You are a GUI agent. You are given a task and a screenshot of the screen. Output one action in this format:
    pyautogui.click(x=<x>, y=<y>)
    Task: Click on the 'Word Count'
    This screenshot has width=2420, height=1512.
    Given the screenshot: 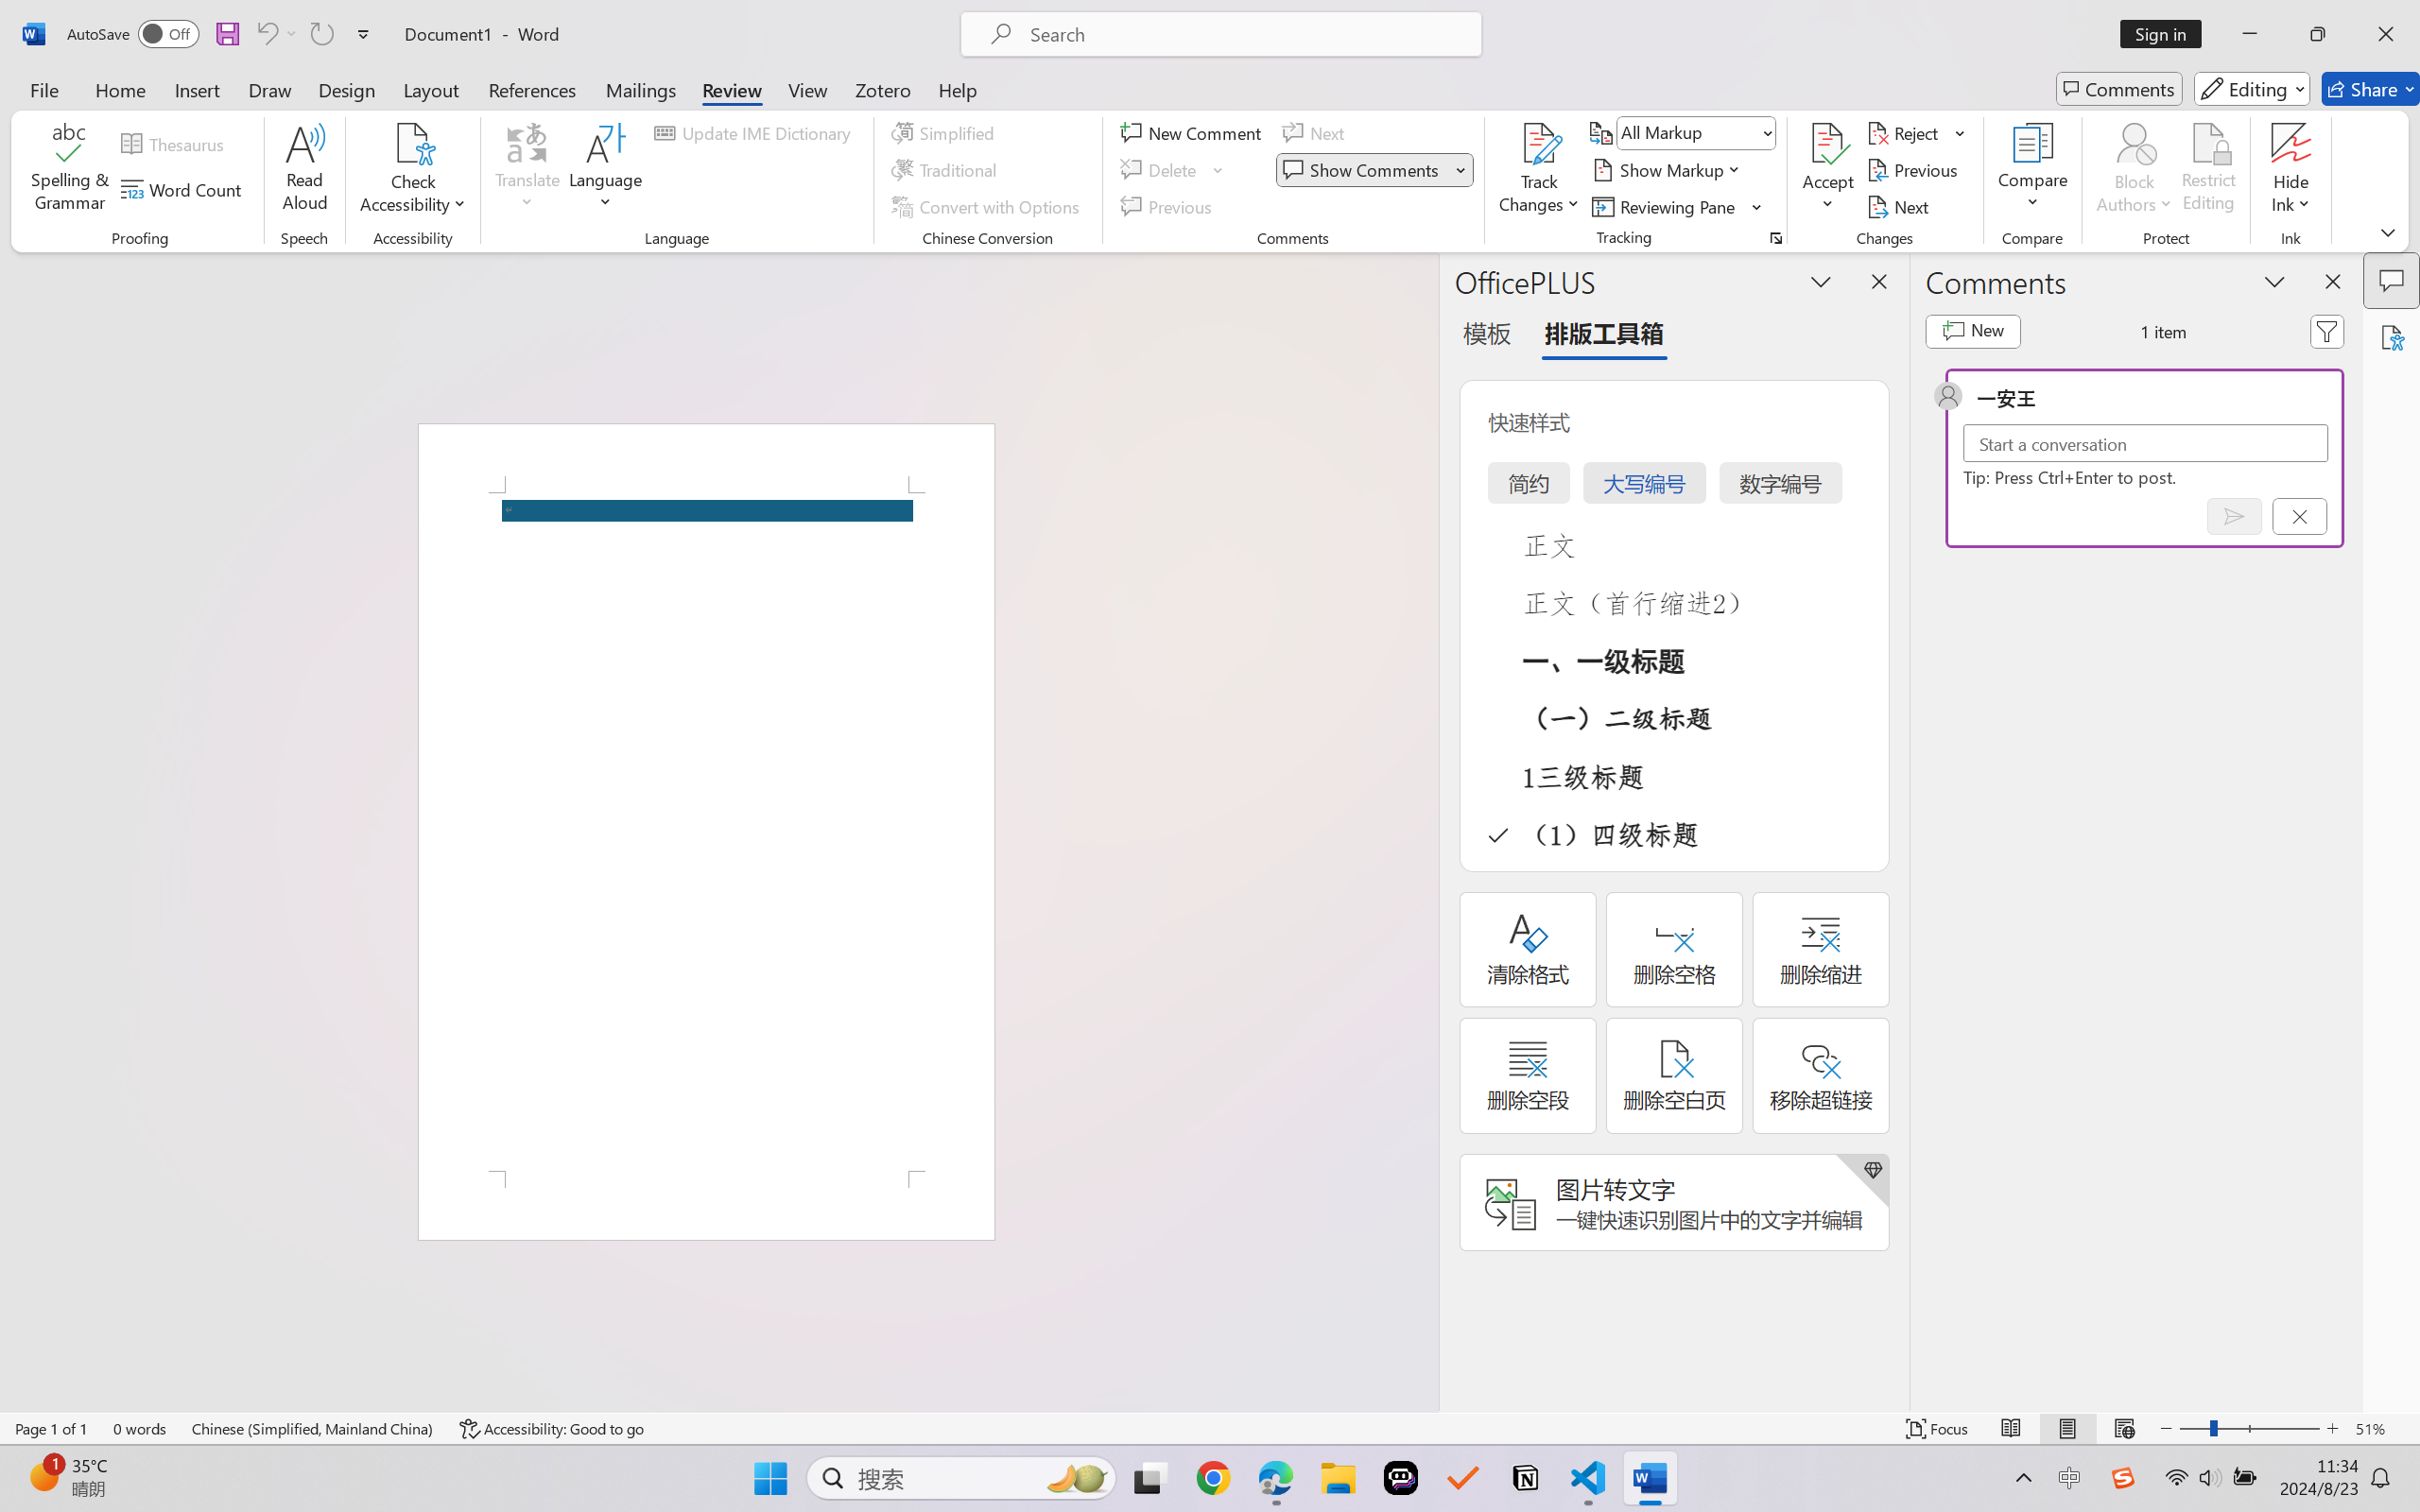 What is the action you would take?
    pyautogui.click(x=183, y=188)
    